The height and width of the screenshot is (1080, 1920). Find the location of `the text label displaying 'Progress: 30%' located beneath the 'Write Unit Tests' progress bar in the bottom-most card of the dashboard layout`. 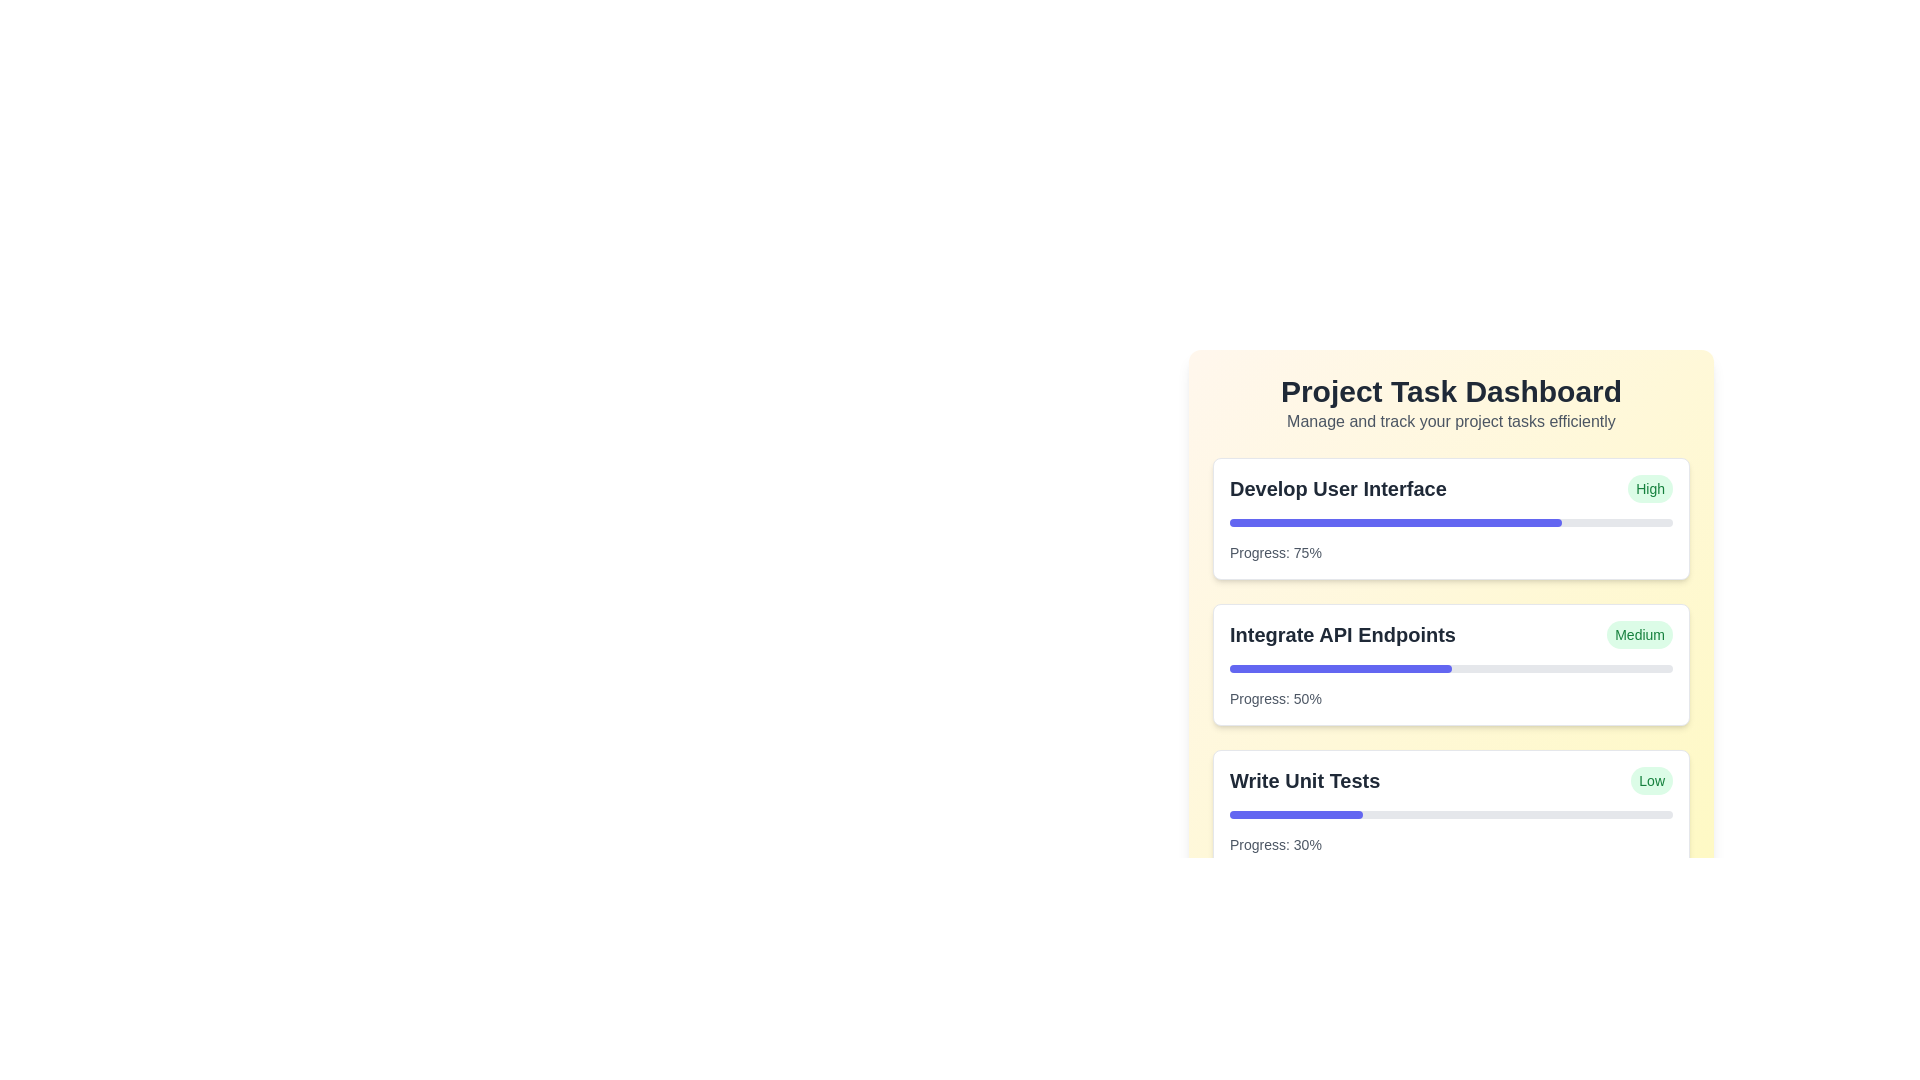

the text label displaying 'Progress: 30%' located beneath the 'Write Unit Tests' progress bar in the bottom-most card of the dashboard layout is located at coordinates (1274, 844).